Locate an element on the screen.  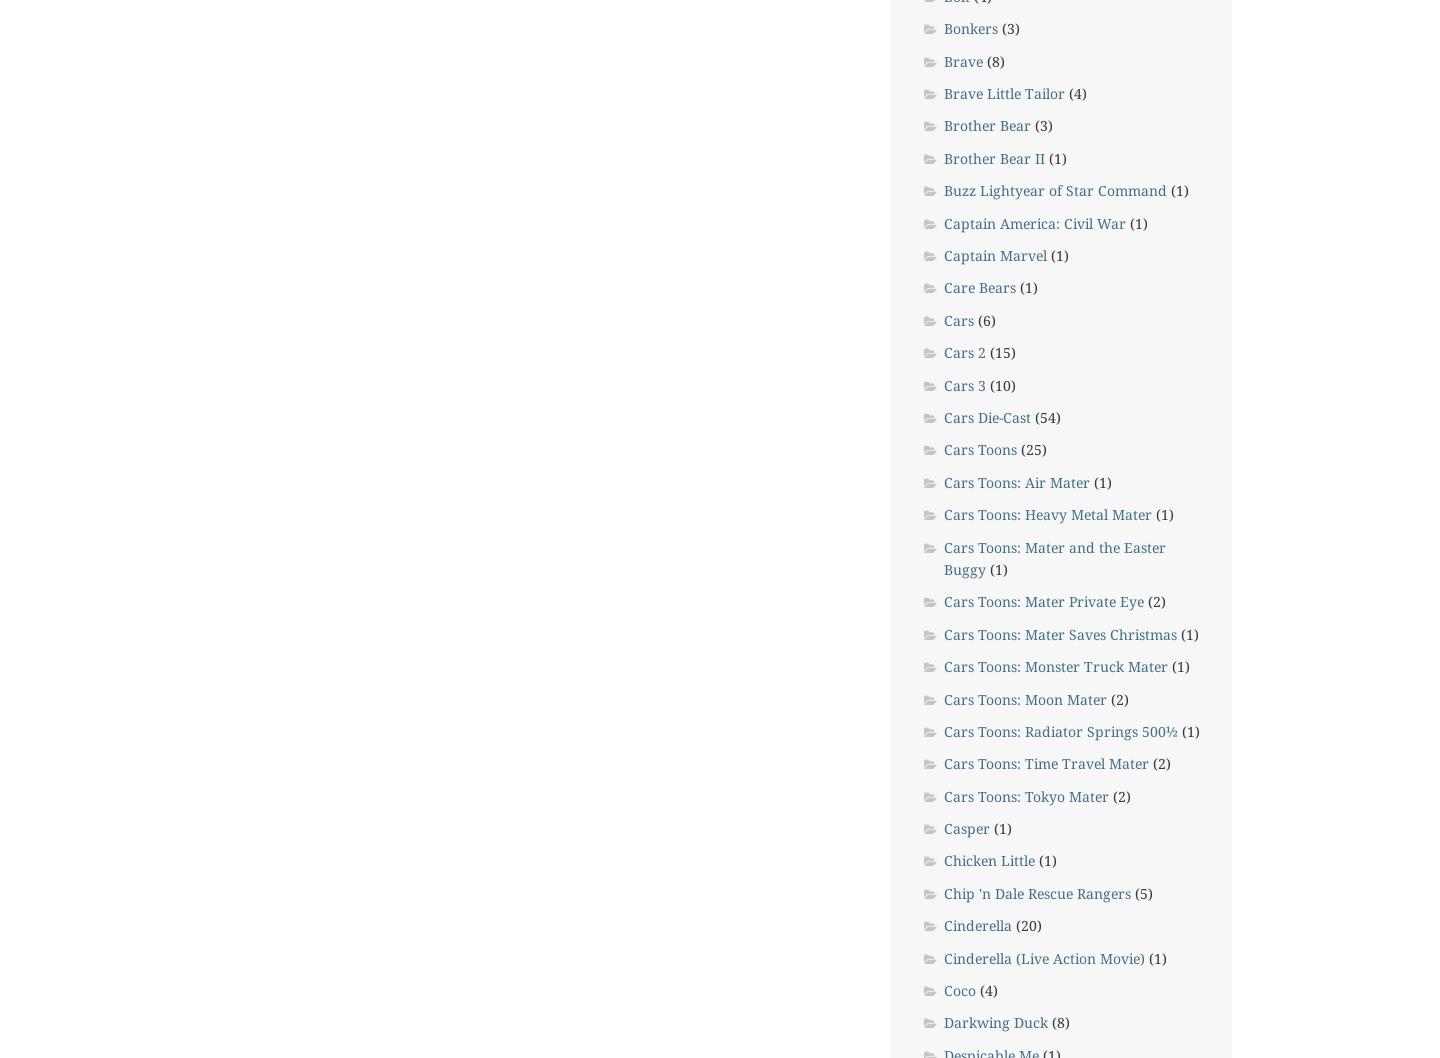
'Cars Toons: Mater Private Eye' is located at coordinates (943, 601).